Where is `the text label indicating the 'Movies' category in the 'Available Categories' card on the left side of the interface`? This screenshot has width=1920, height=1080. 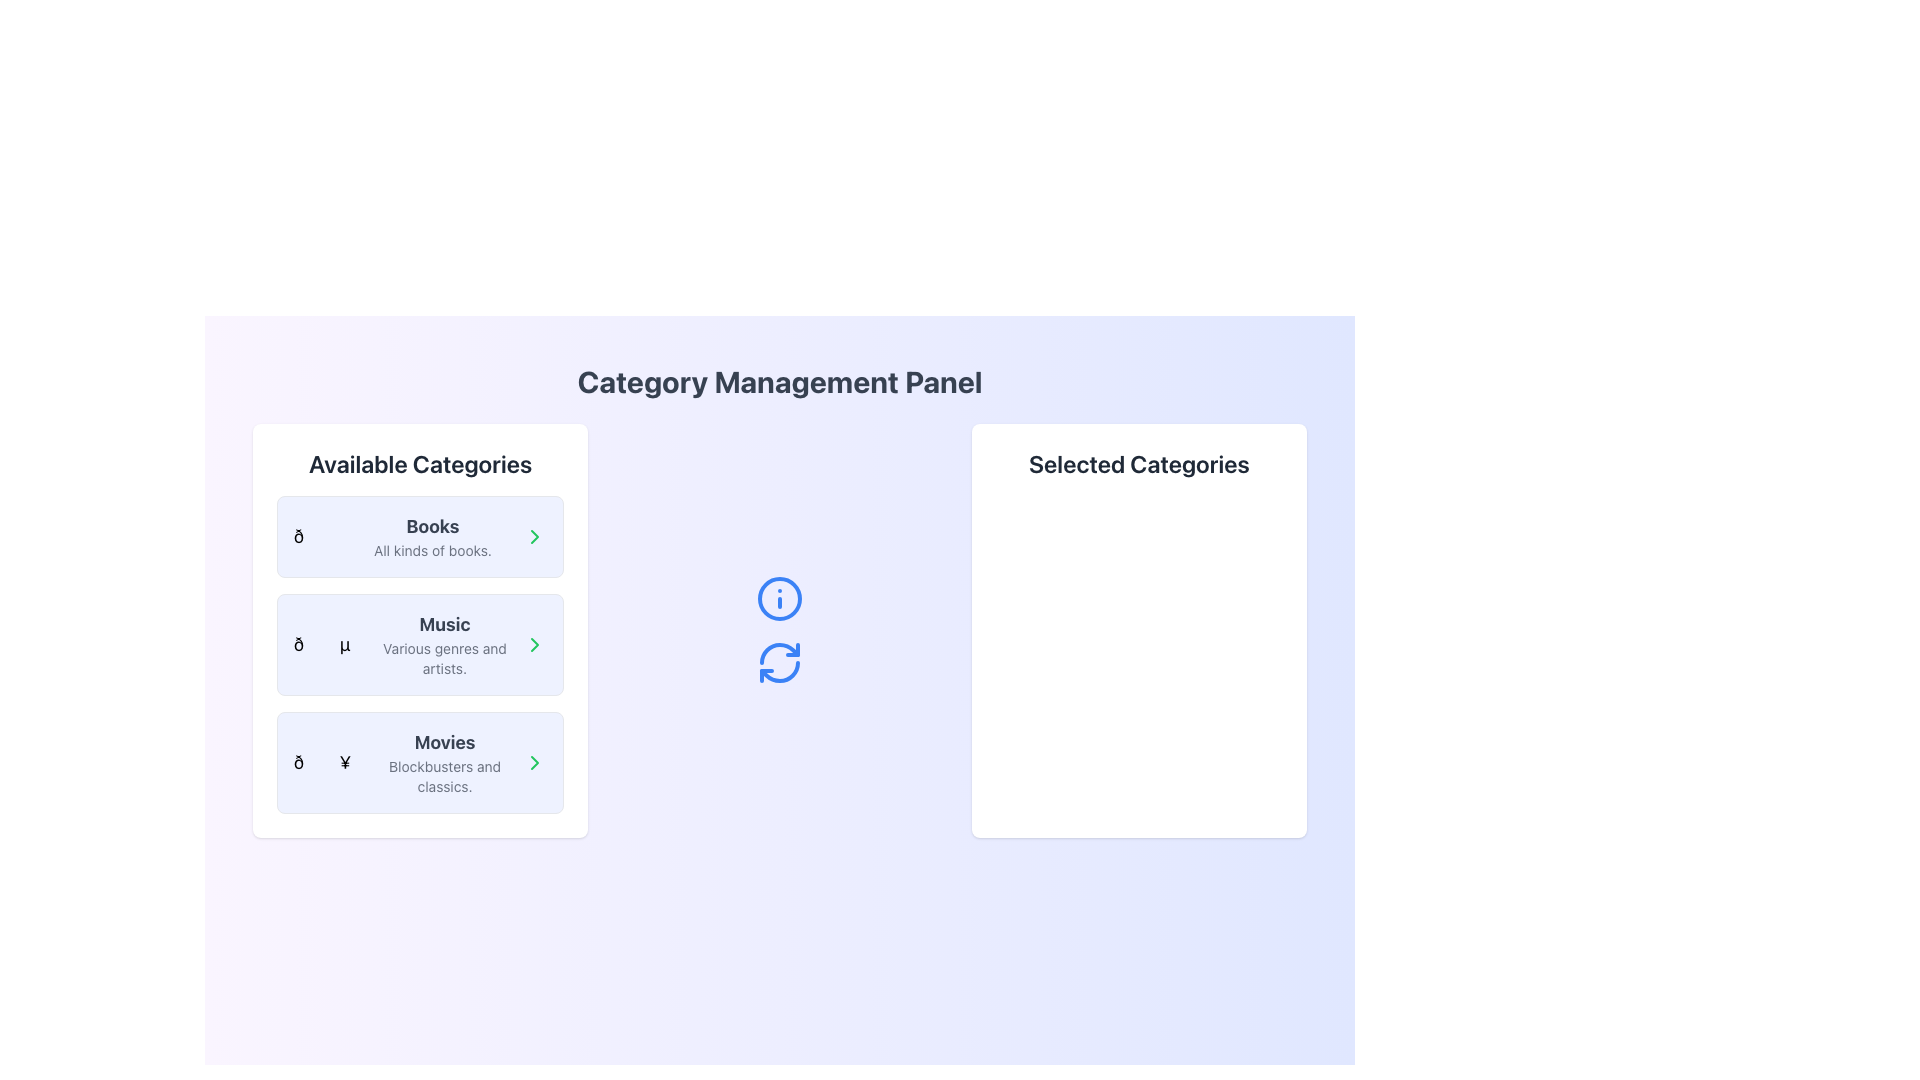 the text label indicating the 'Movies' category in the 'Available Categories' card on the left side of the interface is located at coordinates (444, 743).